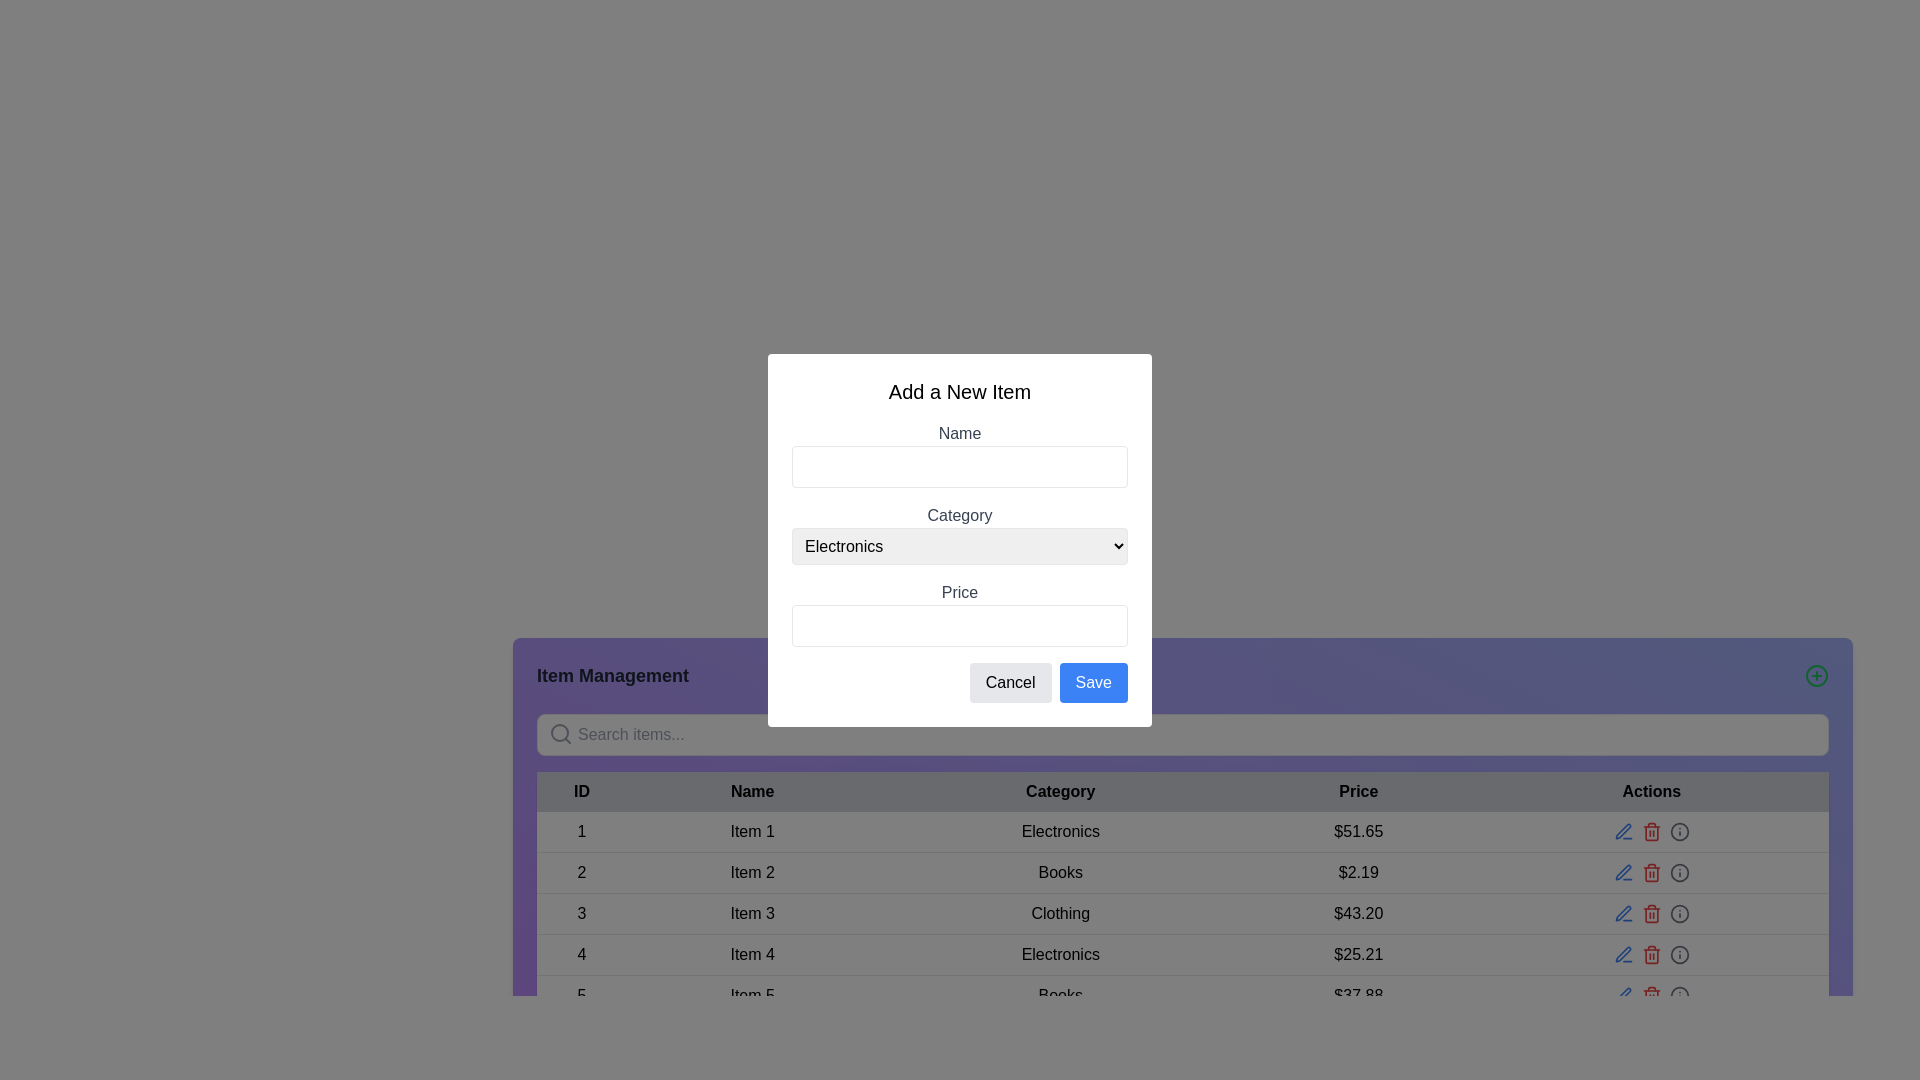 The height and width of the screenshot is (1080, 1920). What do you see at coordinates (1623, 954) in the screenshot?
I see `the pen icon located at the far-right of the 'Actions' row in the 'Item Management' table` at bounding box center [1623, 954].